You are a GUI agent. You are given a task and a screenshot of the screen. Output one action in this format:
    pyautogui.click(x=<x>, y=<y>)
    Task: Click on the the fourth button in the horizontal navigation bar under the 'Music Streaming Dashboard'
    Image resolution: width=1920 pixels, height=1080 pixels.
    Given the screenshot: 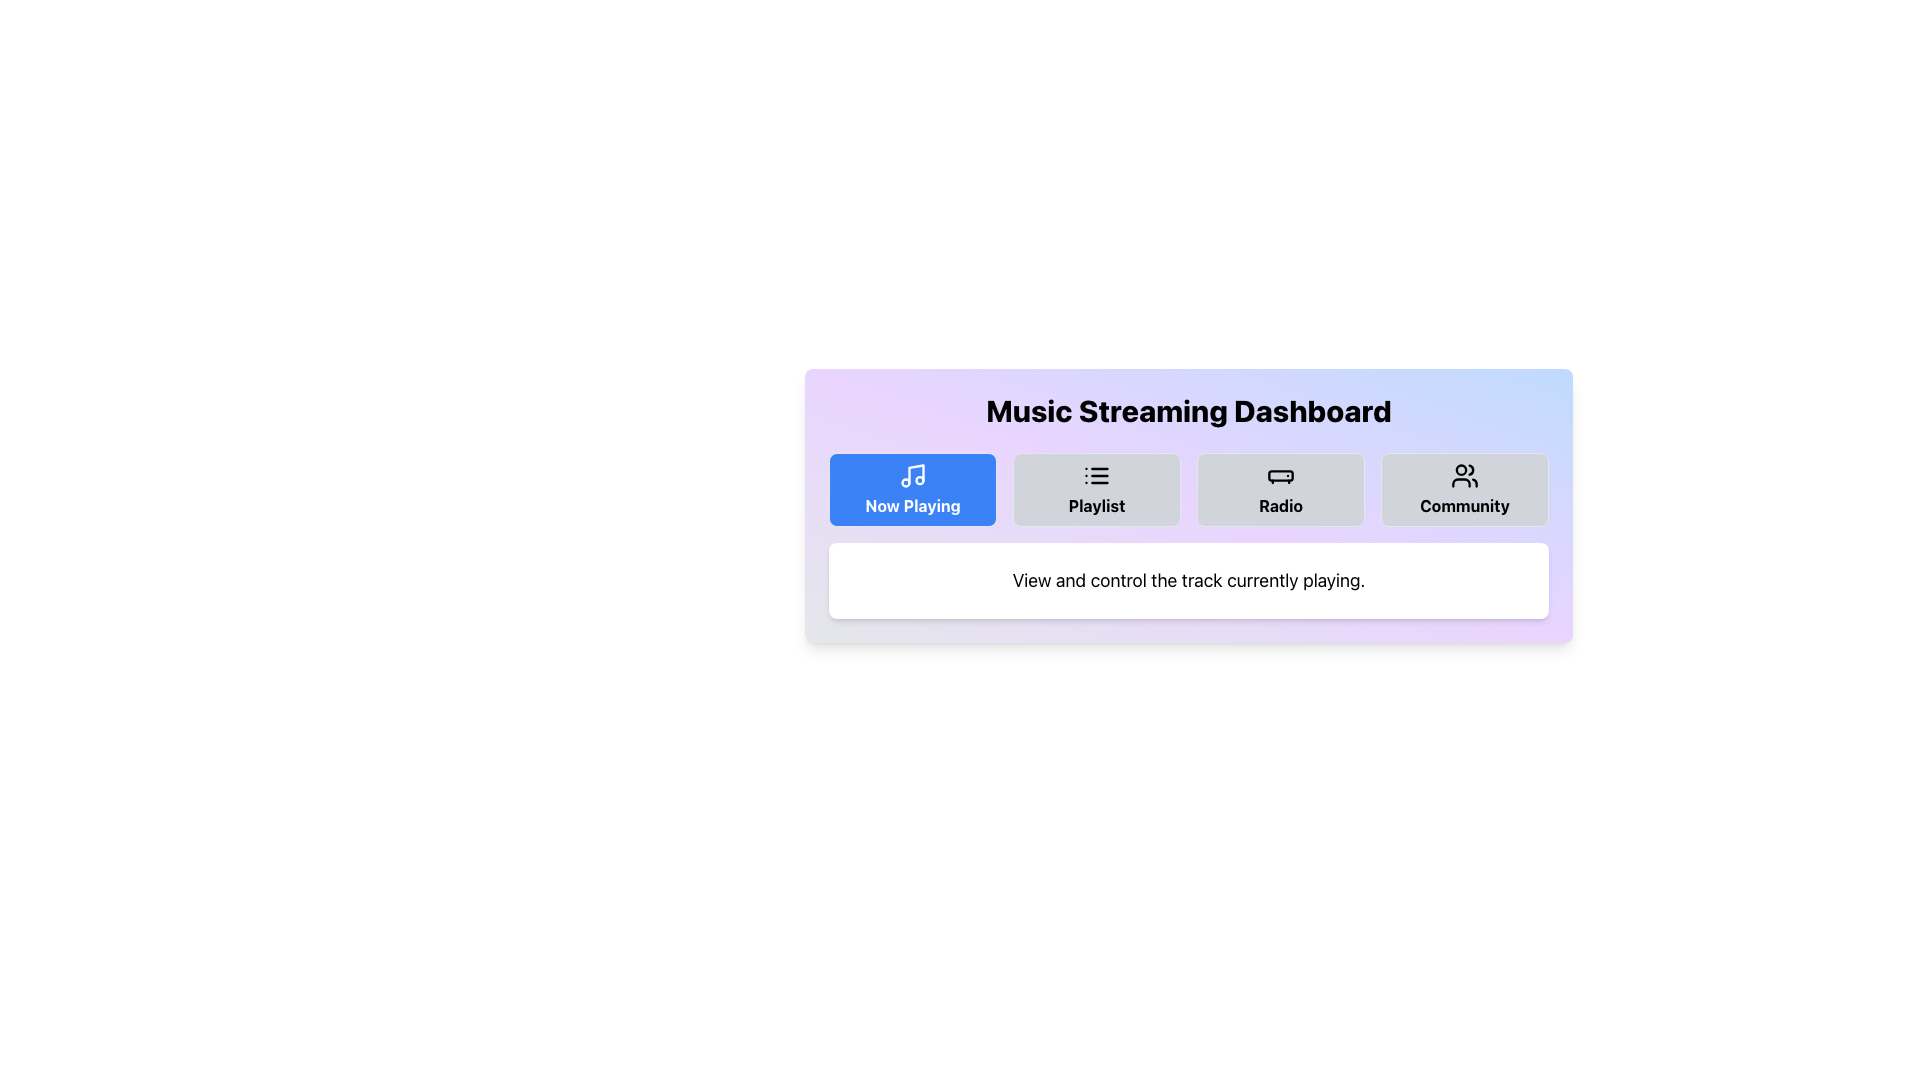 What is the action you would take?
    pyautogui.click(x=1464, y=489)
    